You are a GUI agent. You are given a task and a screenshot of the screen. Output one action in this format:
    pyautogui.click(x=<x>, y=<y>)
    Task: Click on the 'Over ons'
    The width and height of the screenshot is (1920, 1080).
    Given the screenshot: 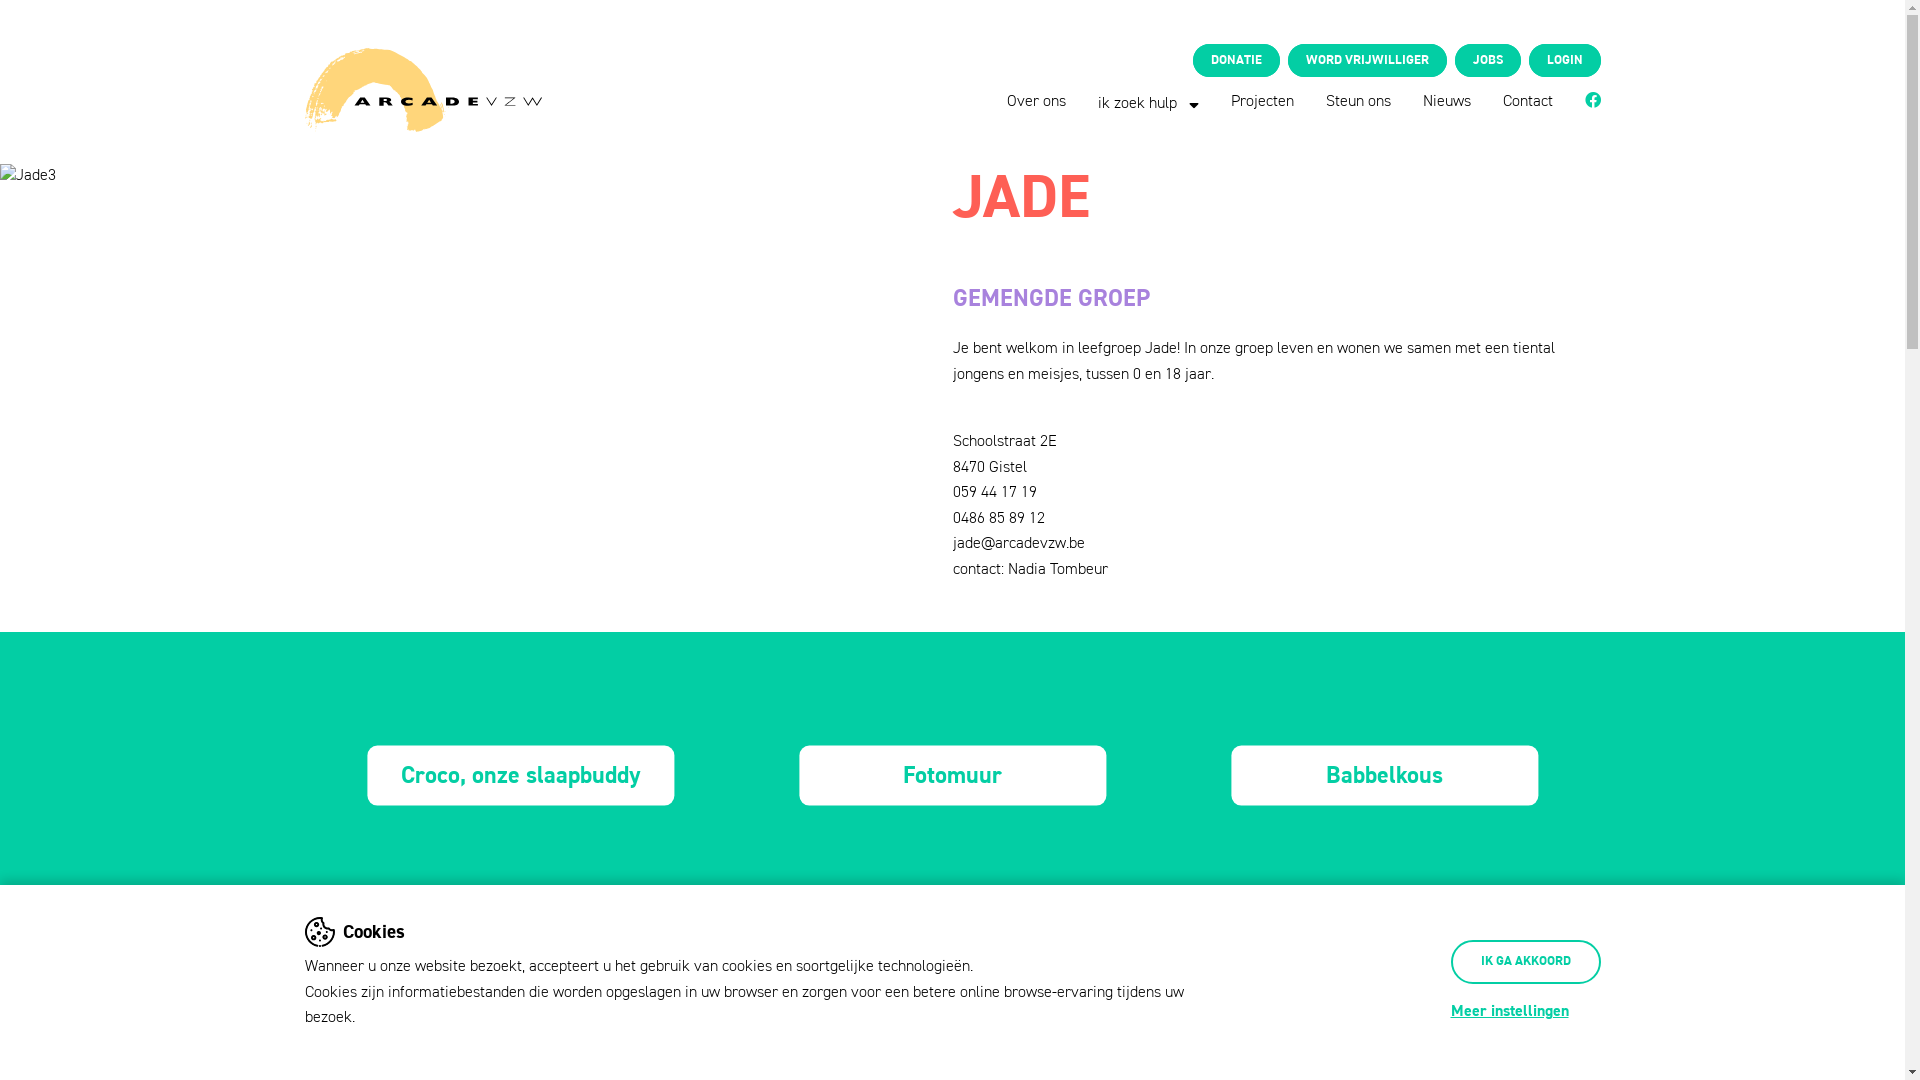 What is the action you would take?
    pyautogui.click(x=1007, y=101)
    